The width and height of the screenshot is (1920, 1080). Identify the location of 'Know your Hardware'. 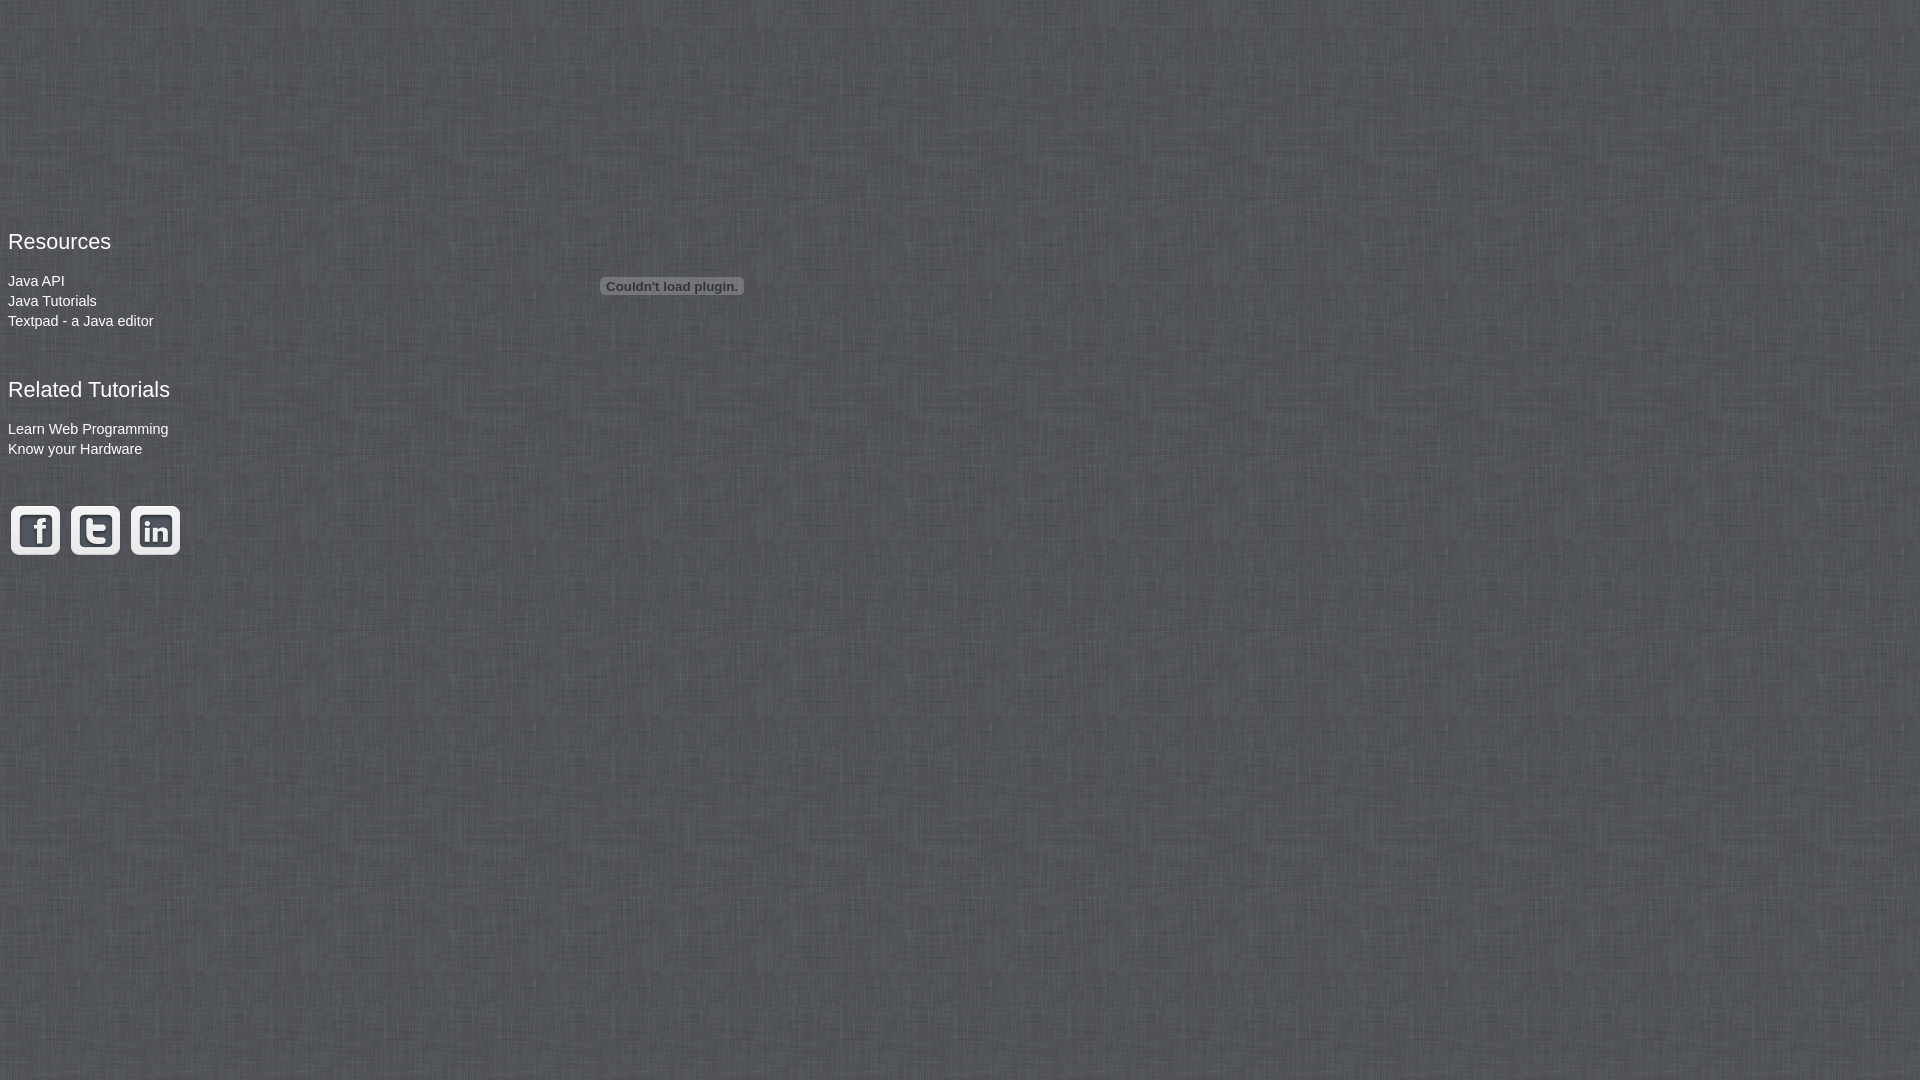
(75, 447).